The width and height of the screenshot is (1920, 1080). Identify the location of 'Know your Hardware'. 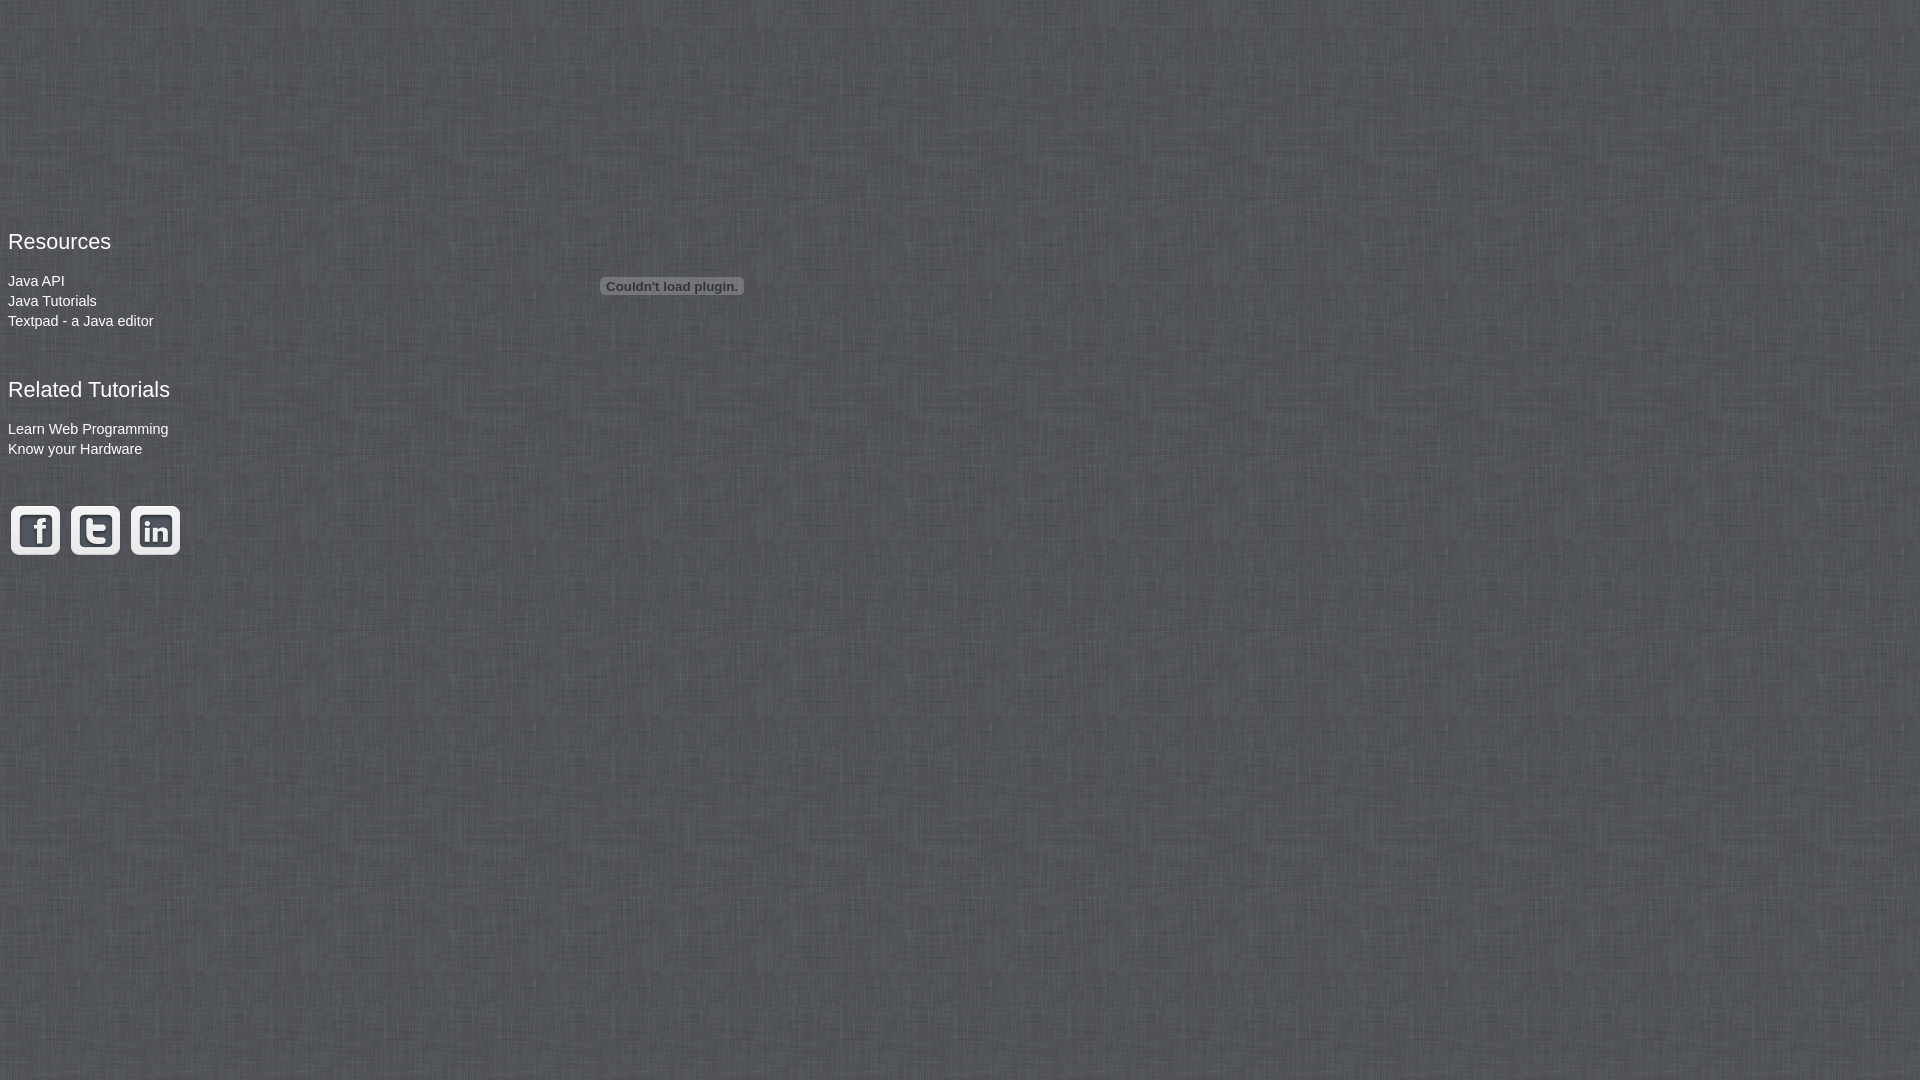
(75, 447).